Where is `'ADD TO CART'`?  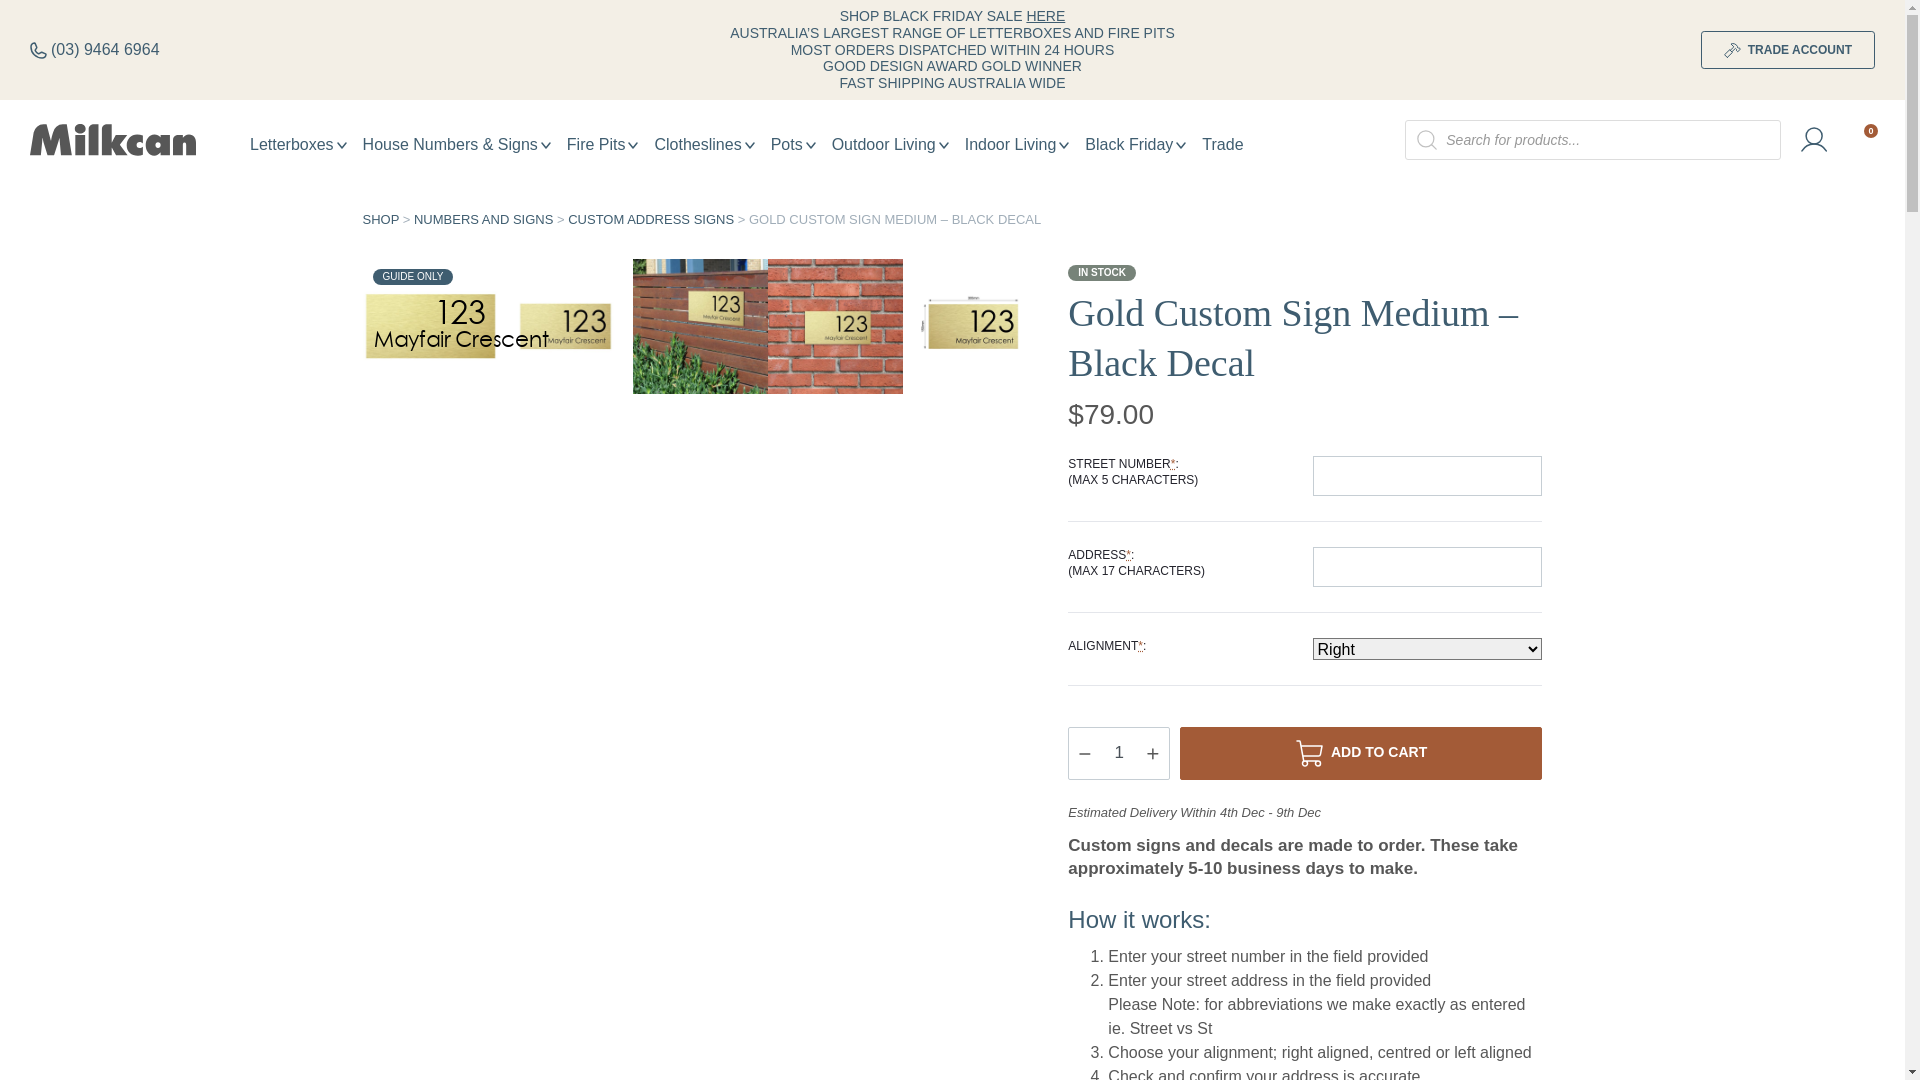 'ADD TO CART' is located at coordinates (1360, 753).